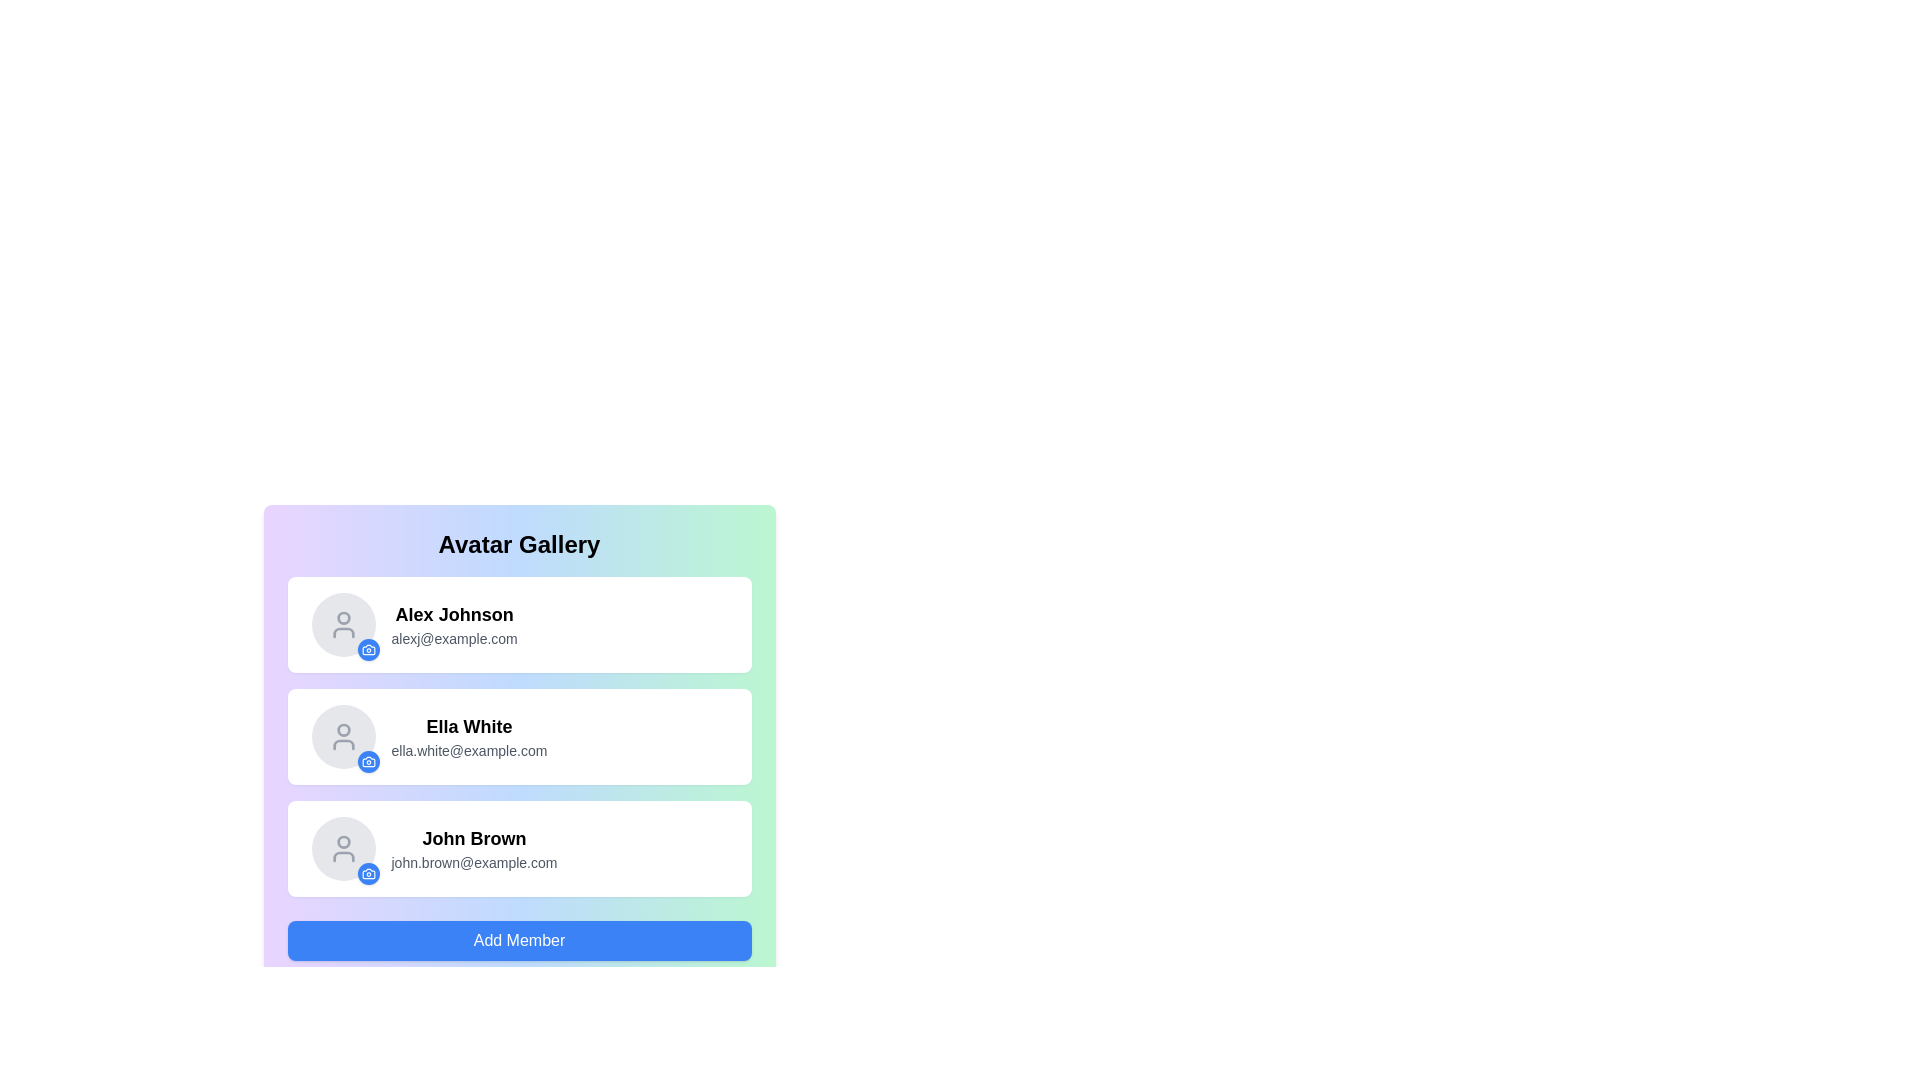 The image size is (1920, 1080). What do you see at coordinates (519, 623) in the screenshot?
I see `the user's name in the Profile Card, which is the first card in the Avatar Gallery list` at bounding box center [519, 623].